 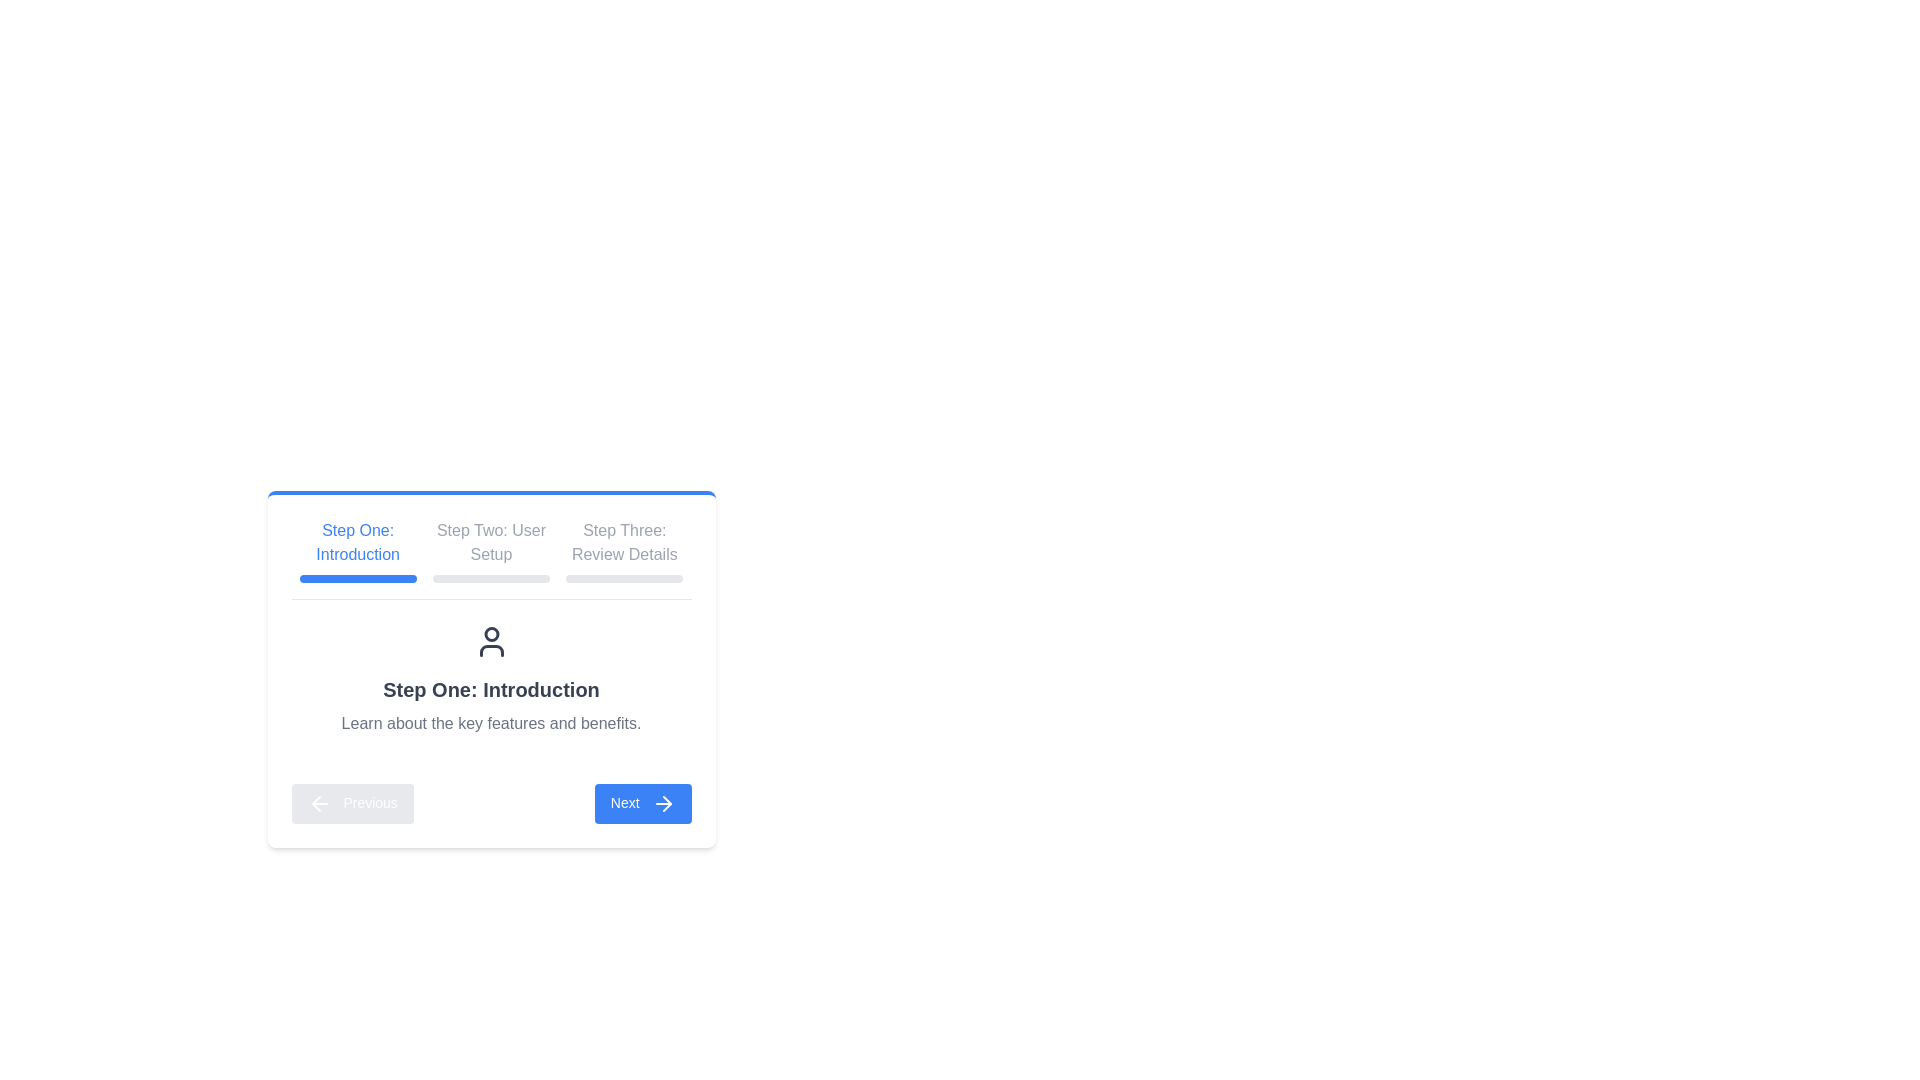 I want to click on header text element that provides the title and context for the content below in the step-by-step guidance interface, so click(x=491, y=689).